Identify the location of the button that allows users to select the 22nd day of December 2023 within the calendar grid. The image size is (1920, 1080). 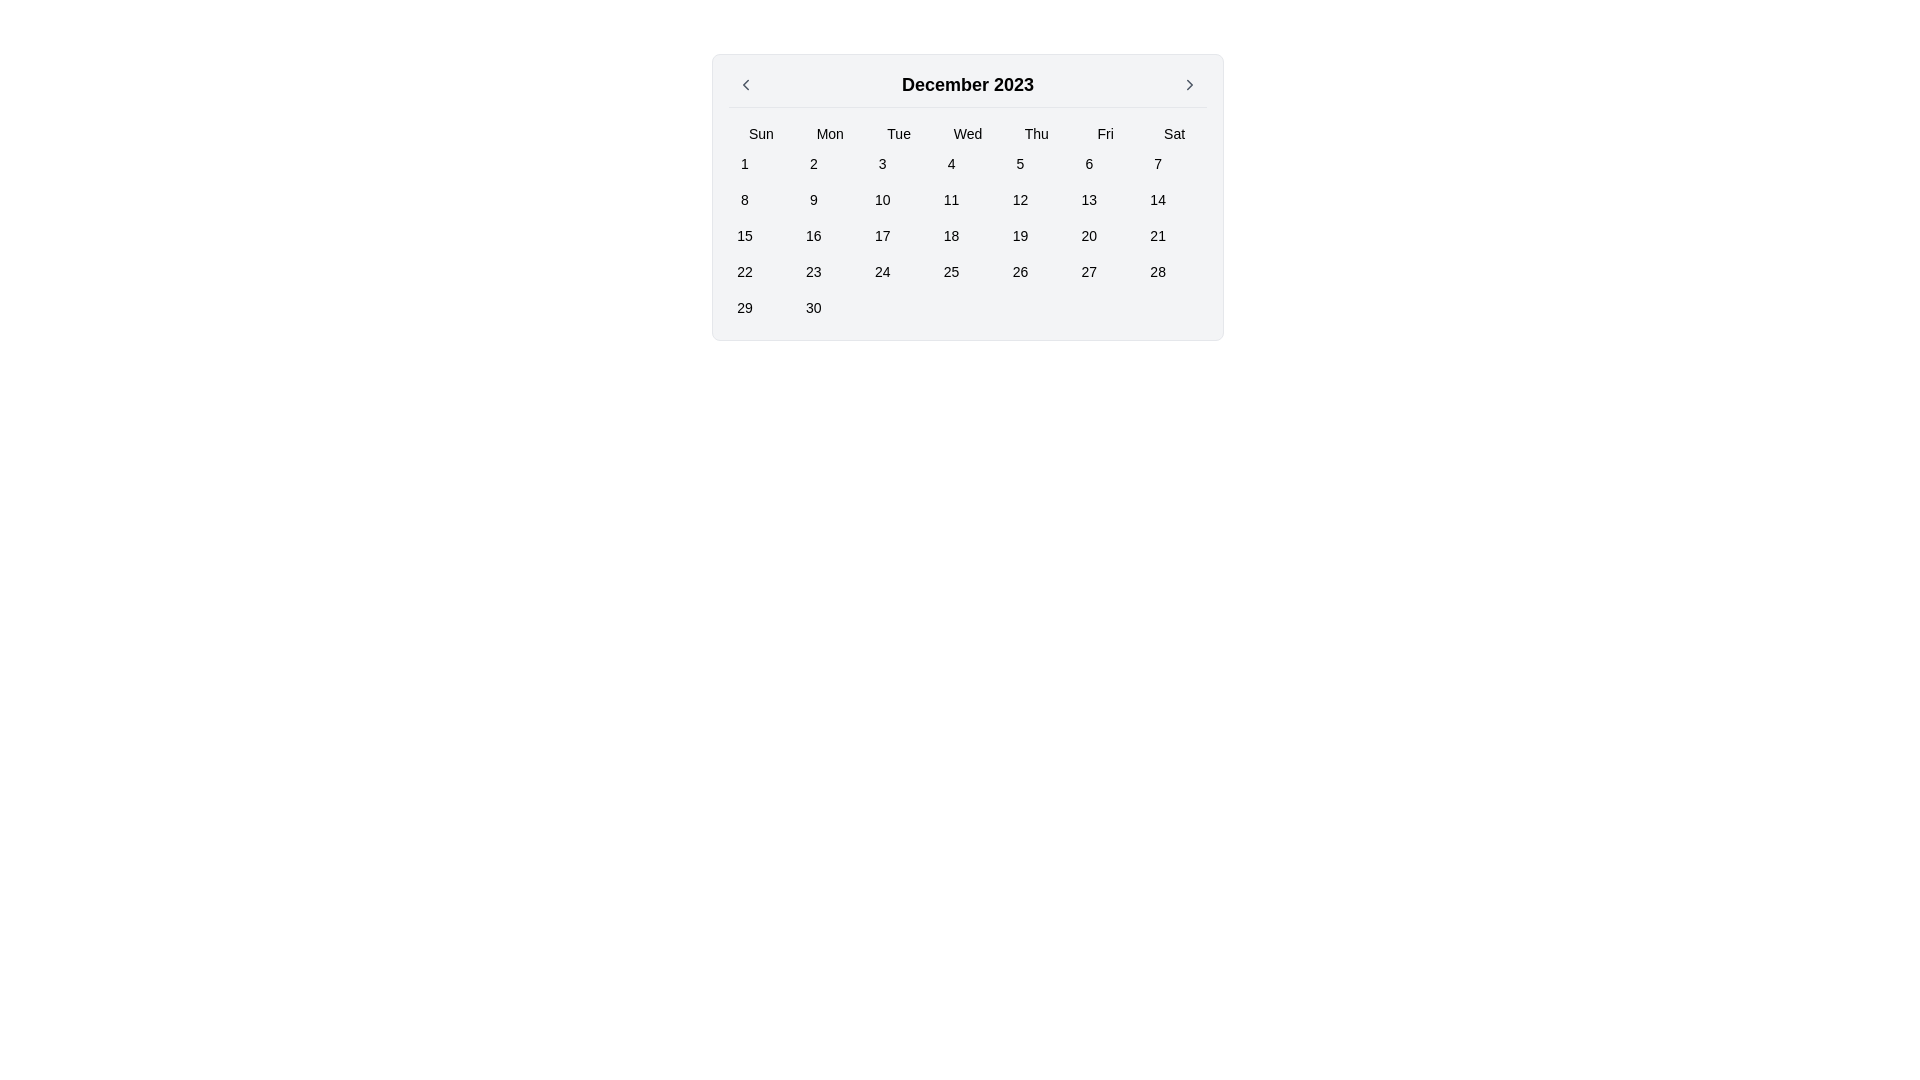
(743, 272).